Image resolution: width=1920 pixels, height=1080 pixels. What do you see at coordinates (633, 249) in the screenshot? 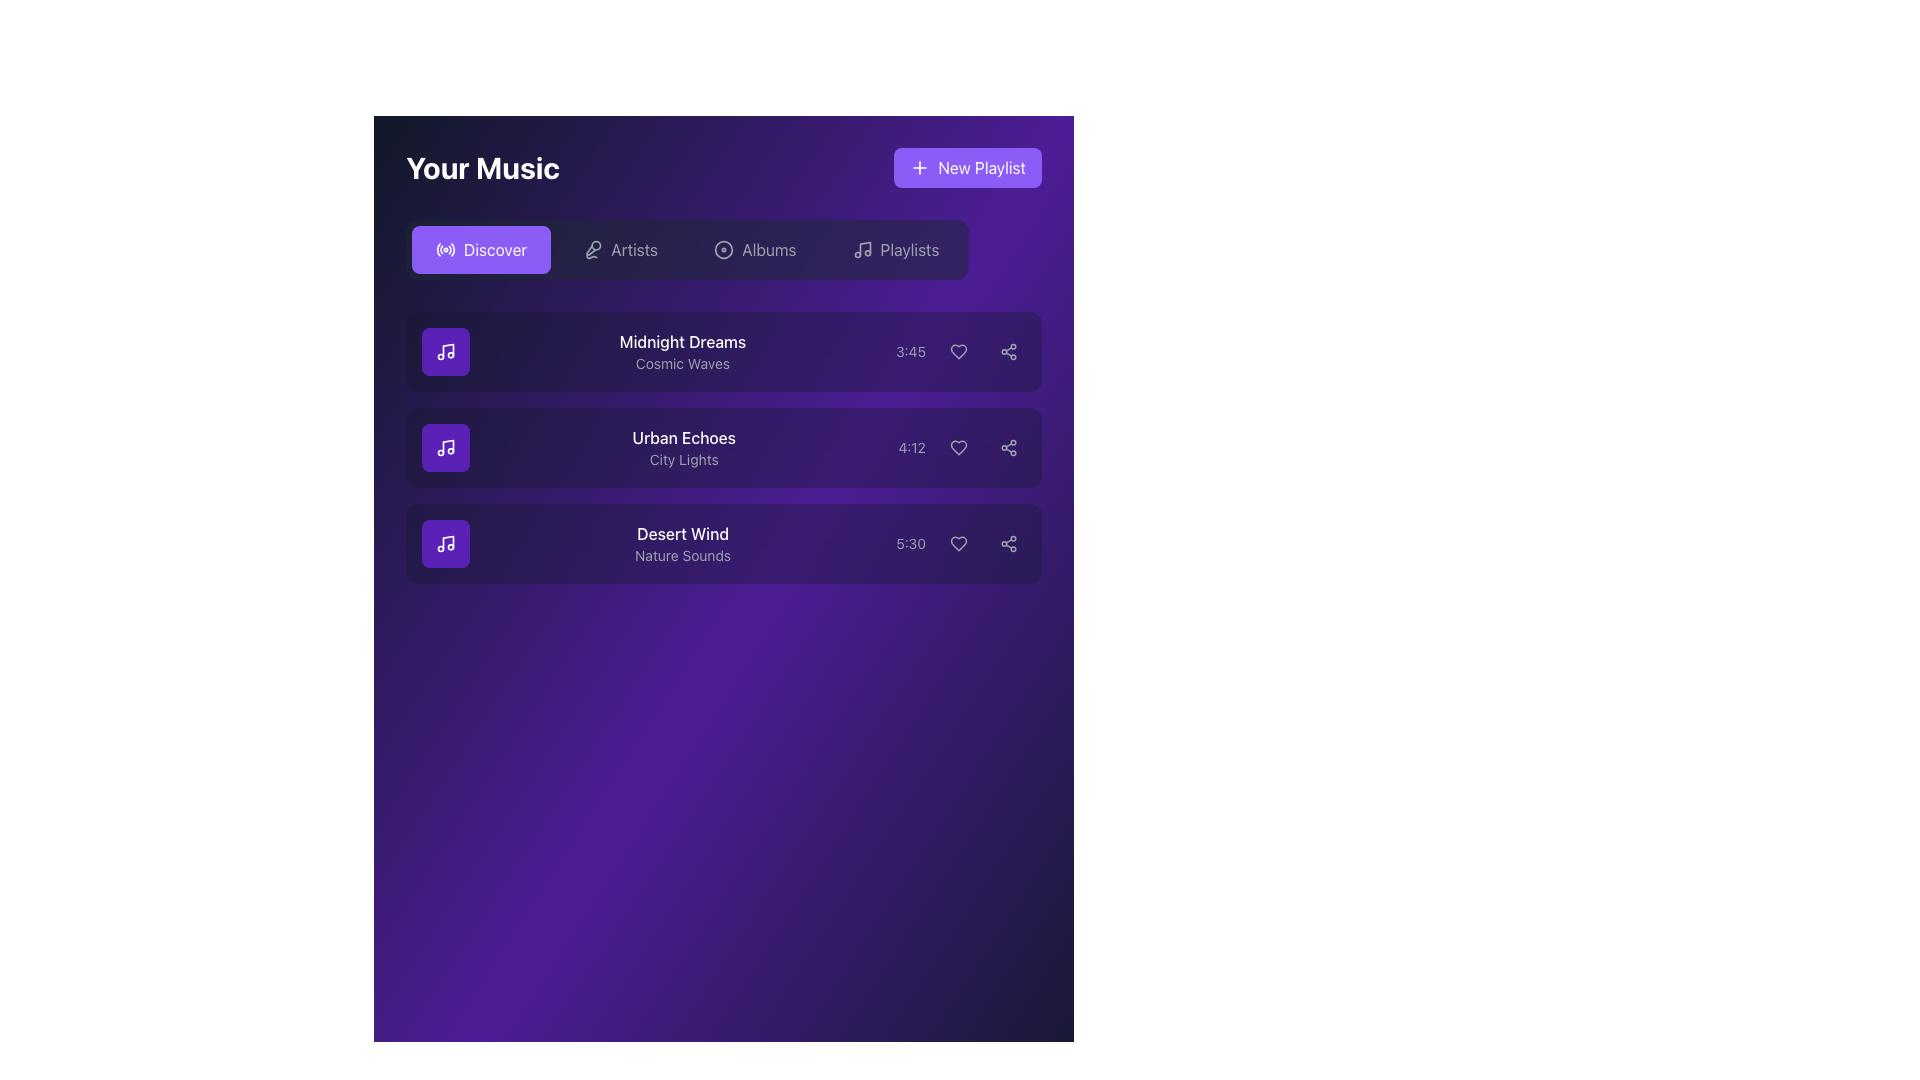
I see `the 'Artists' text label in the navigation menu` at bounding box center [633, 249].